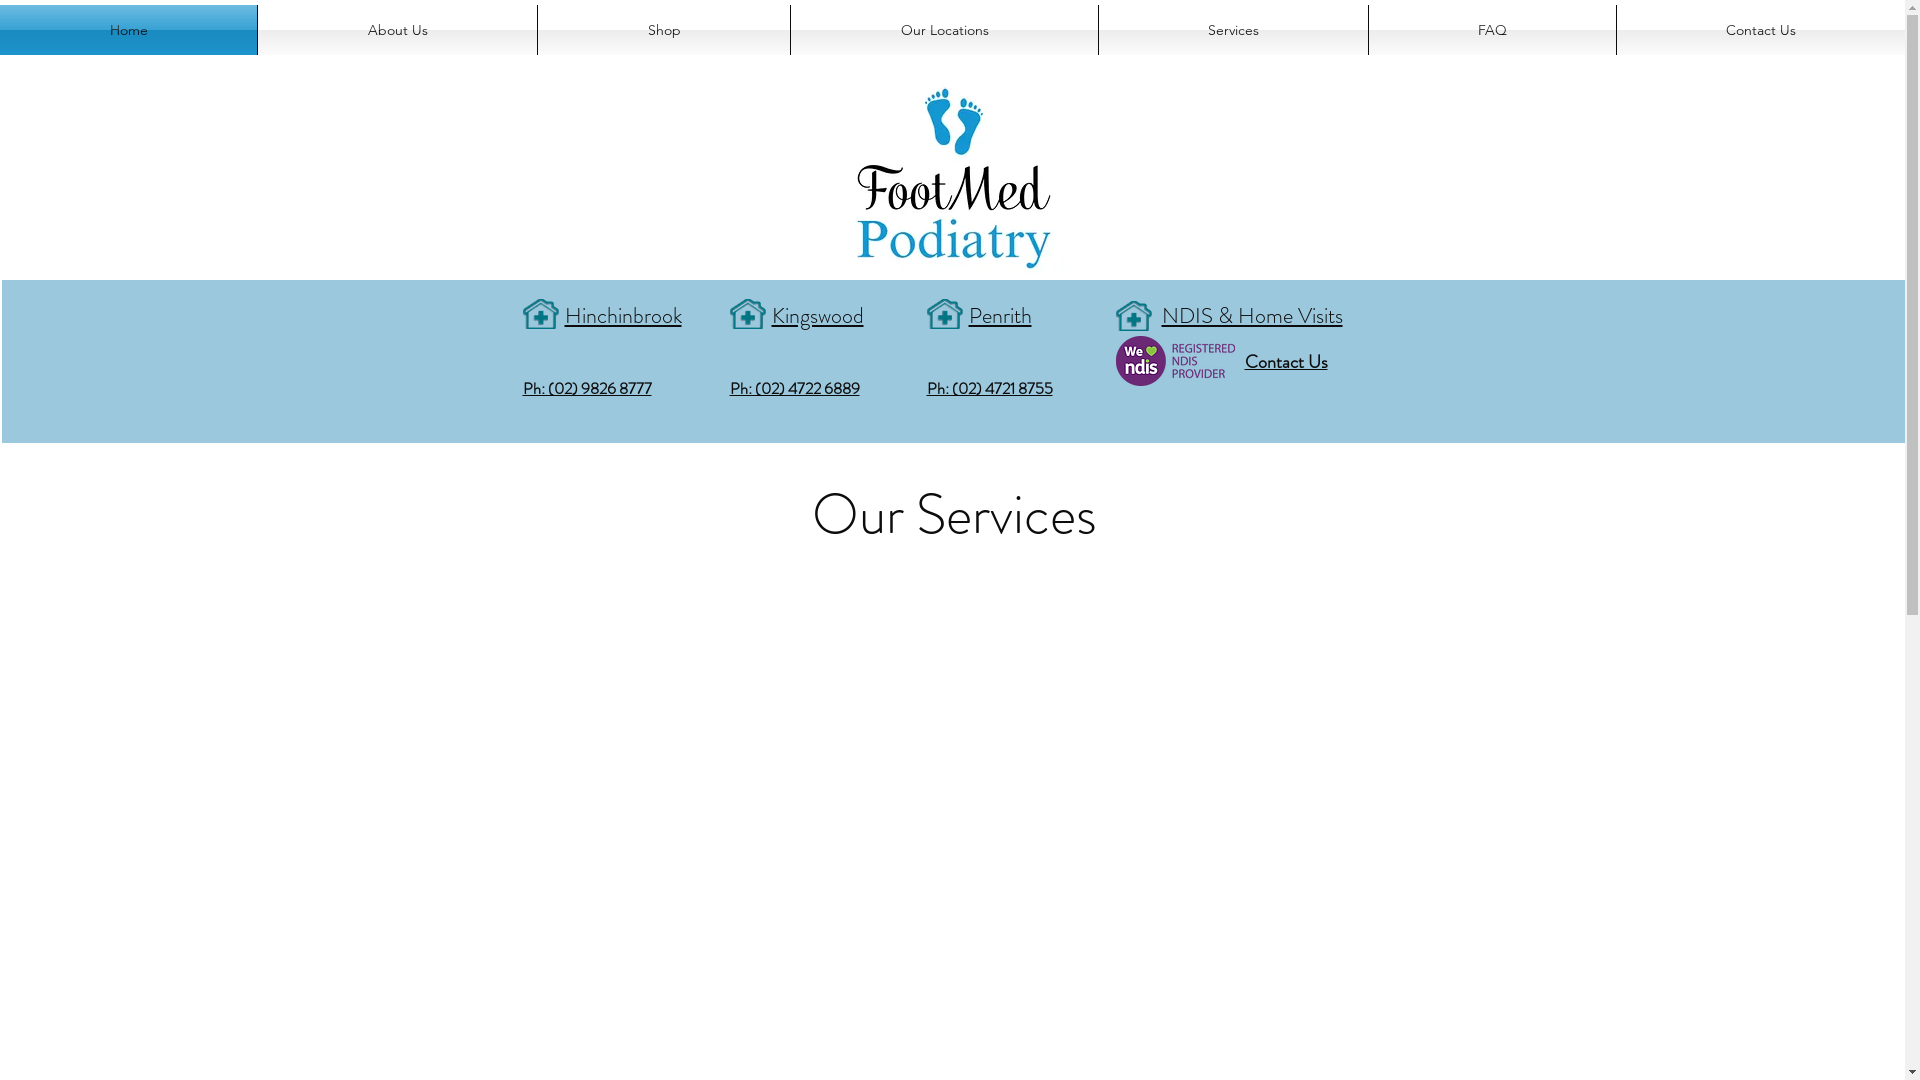  What do you see at coordinates (988, 386) in the screenshot?
I see `'Ph: (02) 4721 8755'` at bounding box center [988, 386].